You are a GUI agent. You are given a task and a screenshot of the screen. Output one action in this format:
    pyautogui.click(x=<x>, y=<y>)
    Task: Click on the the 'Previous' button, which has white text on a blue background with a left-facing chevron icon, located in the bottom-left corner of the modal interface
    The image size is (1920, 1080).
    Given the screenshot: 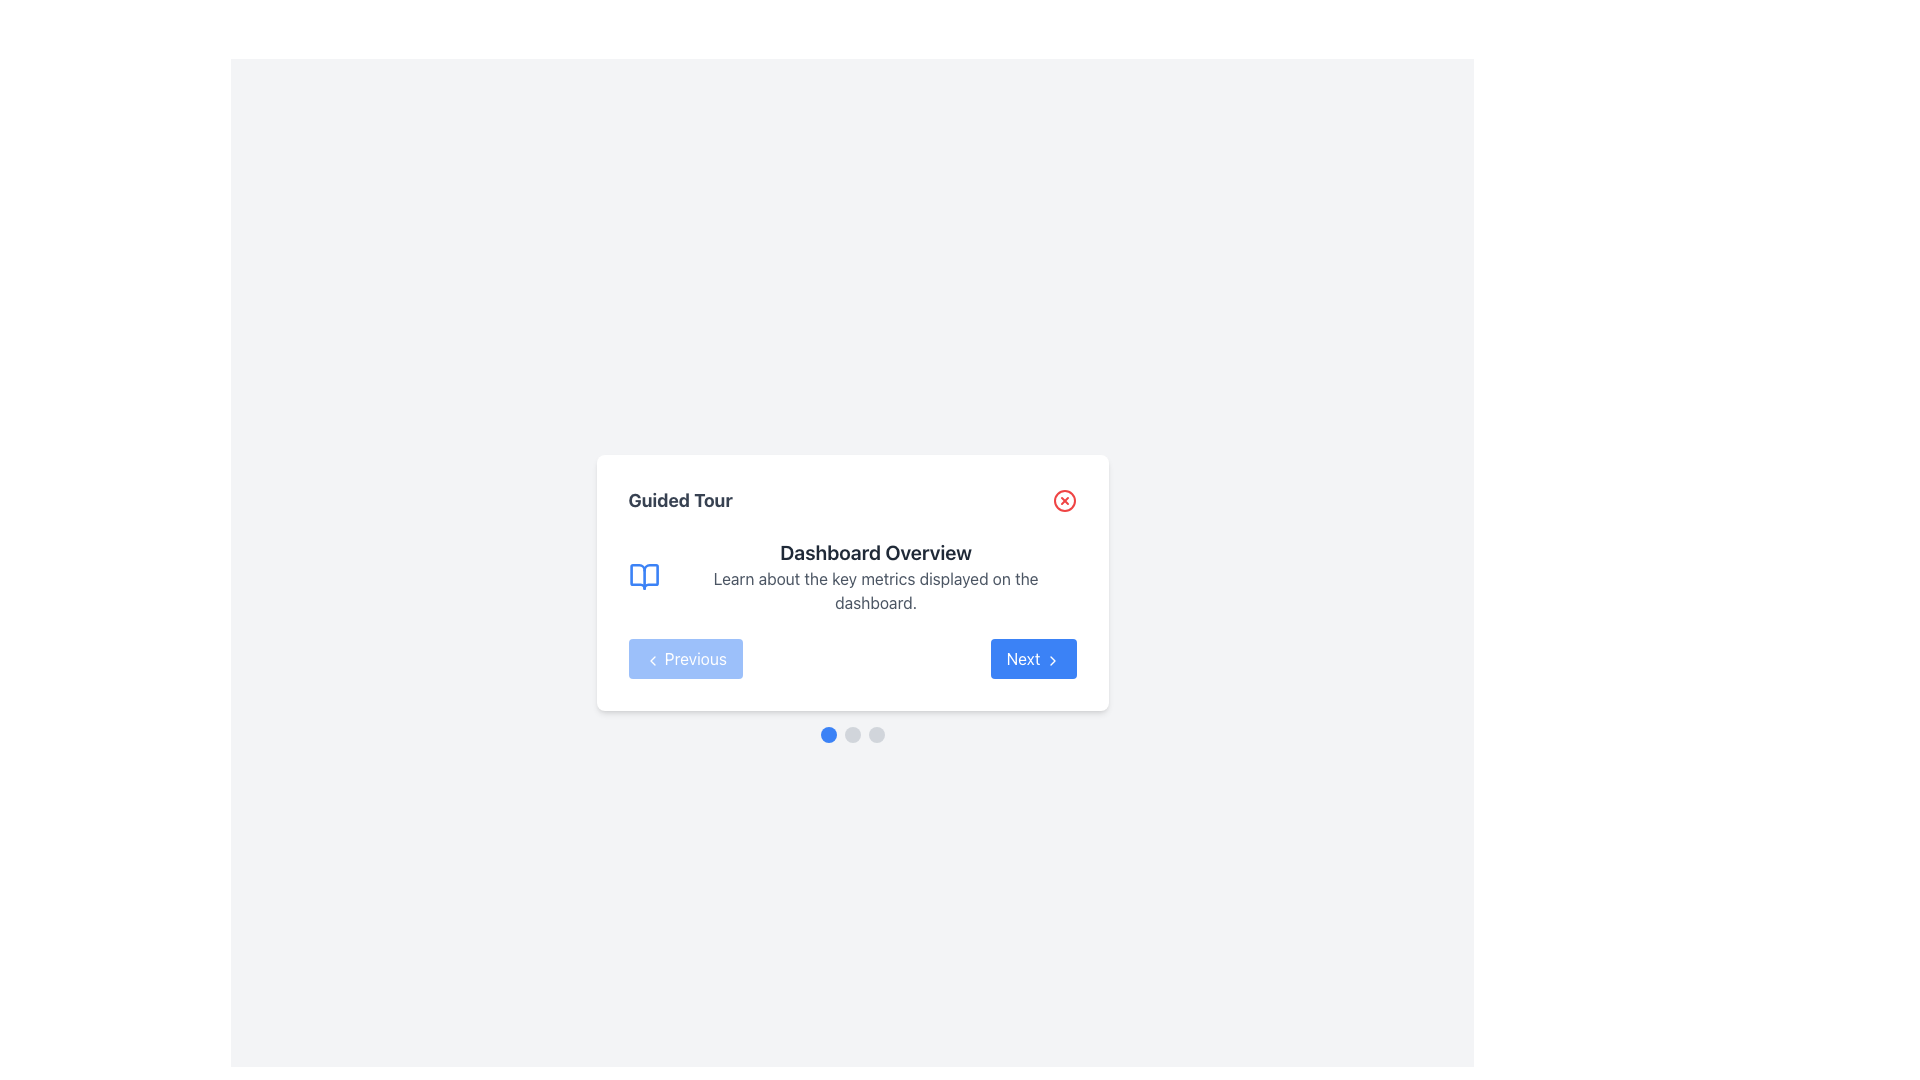 What is the action you would take?
    pyautogui.click(x=685, y=659)
    